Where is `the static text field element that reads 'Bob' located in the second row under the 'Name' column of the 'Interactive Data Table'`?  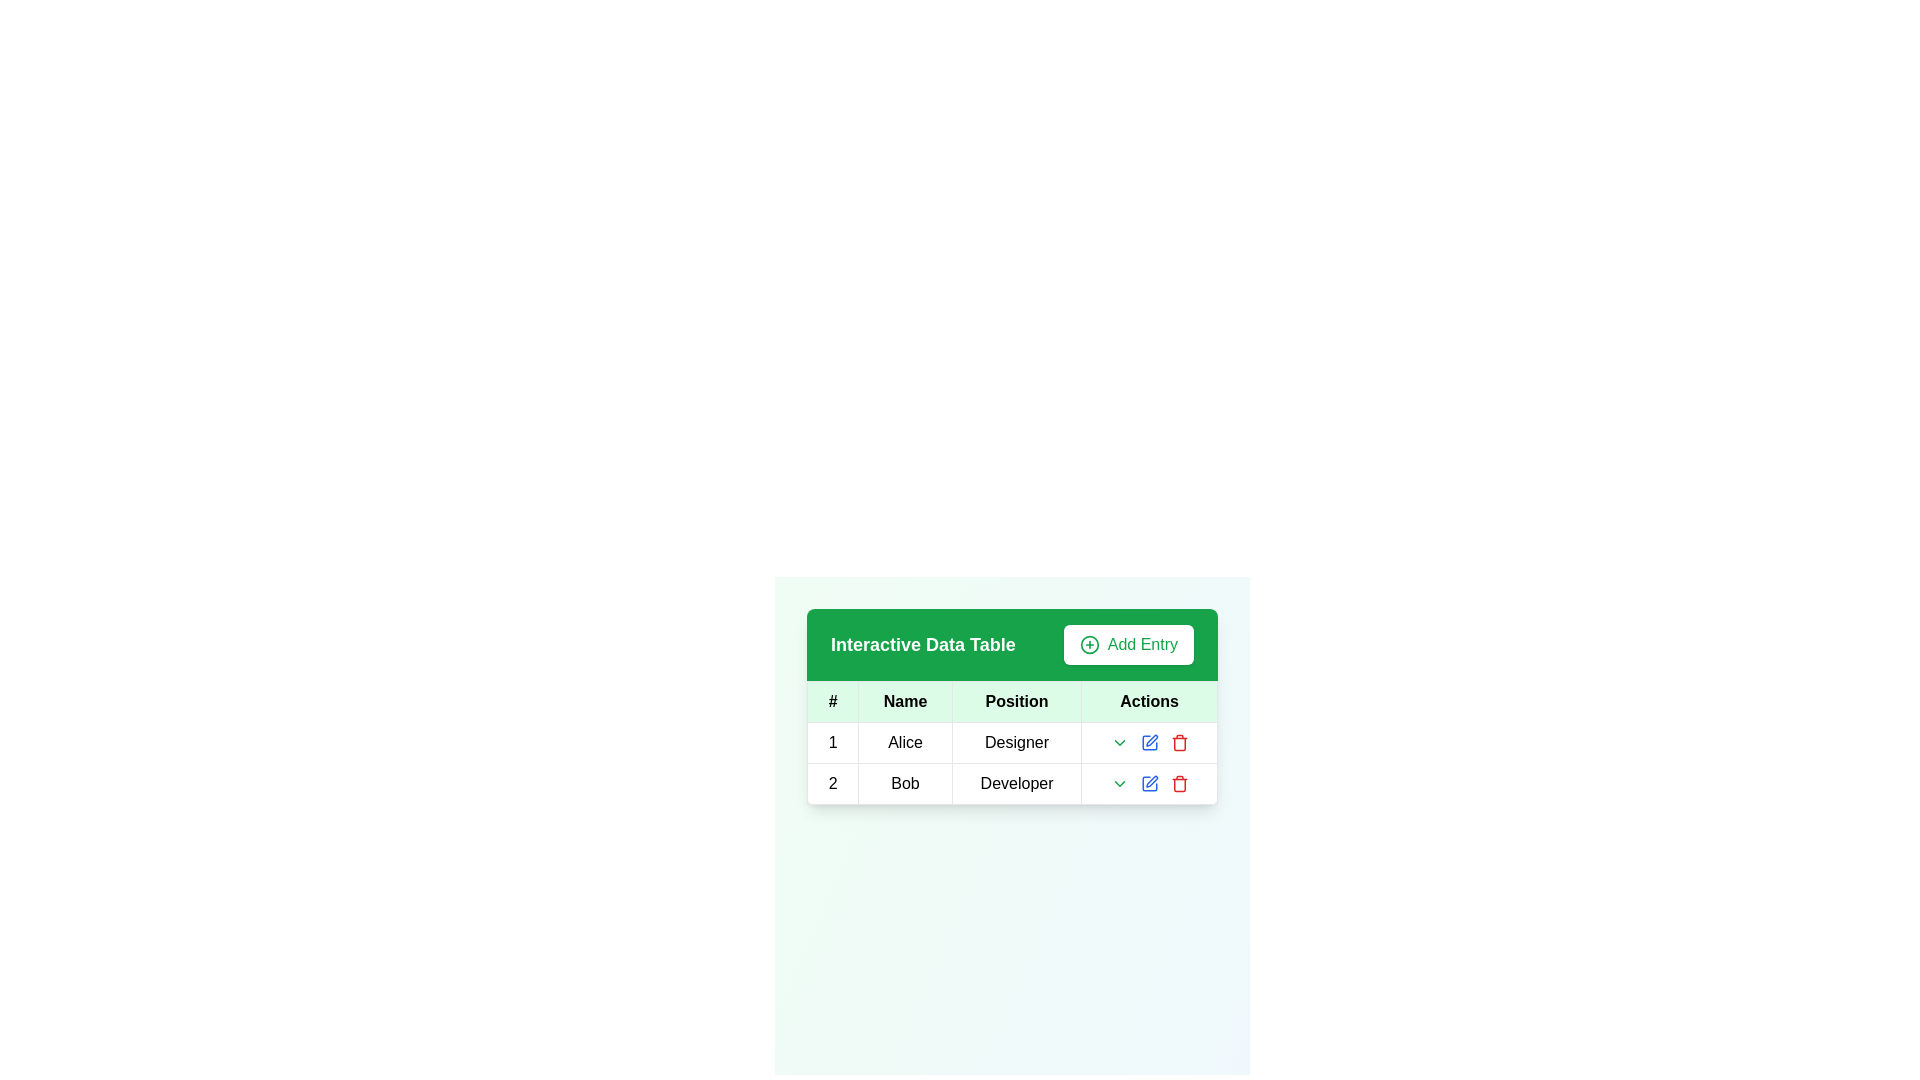 the static text field element that reads 'Bob' located in the second row under the 'Name' column of the 'Interactive Data Table' is located at coordinates (904, 782).